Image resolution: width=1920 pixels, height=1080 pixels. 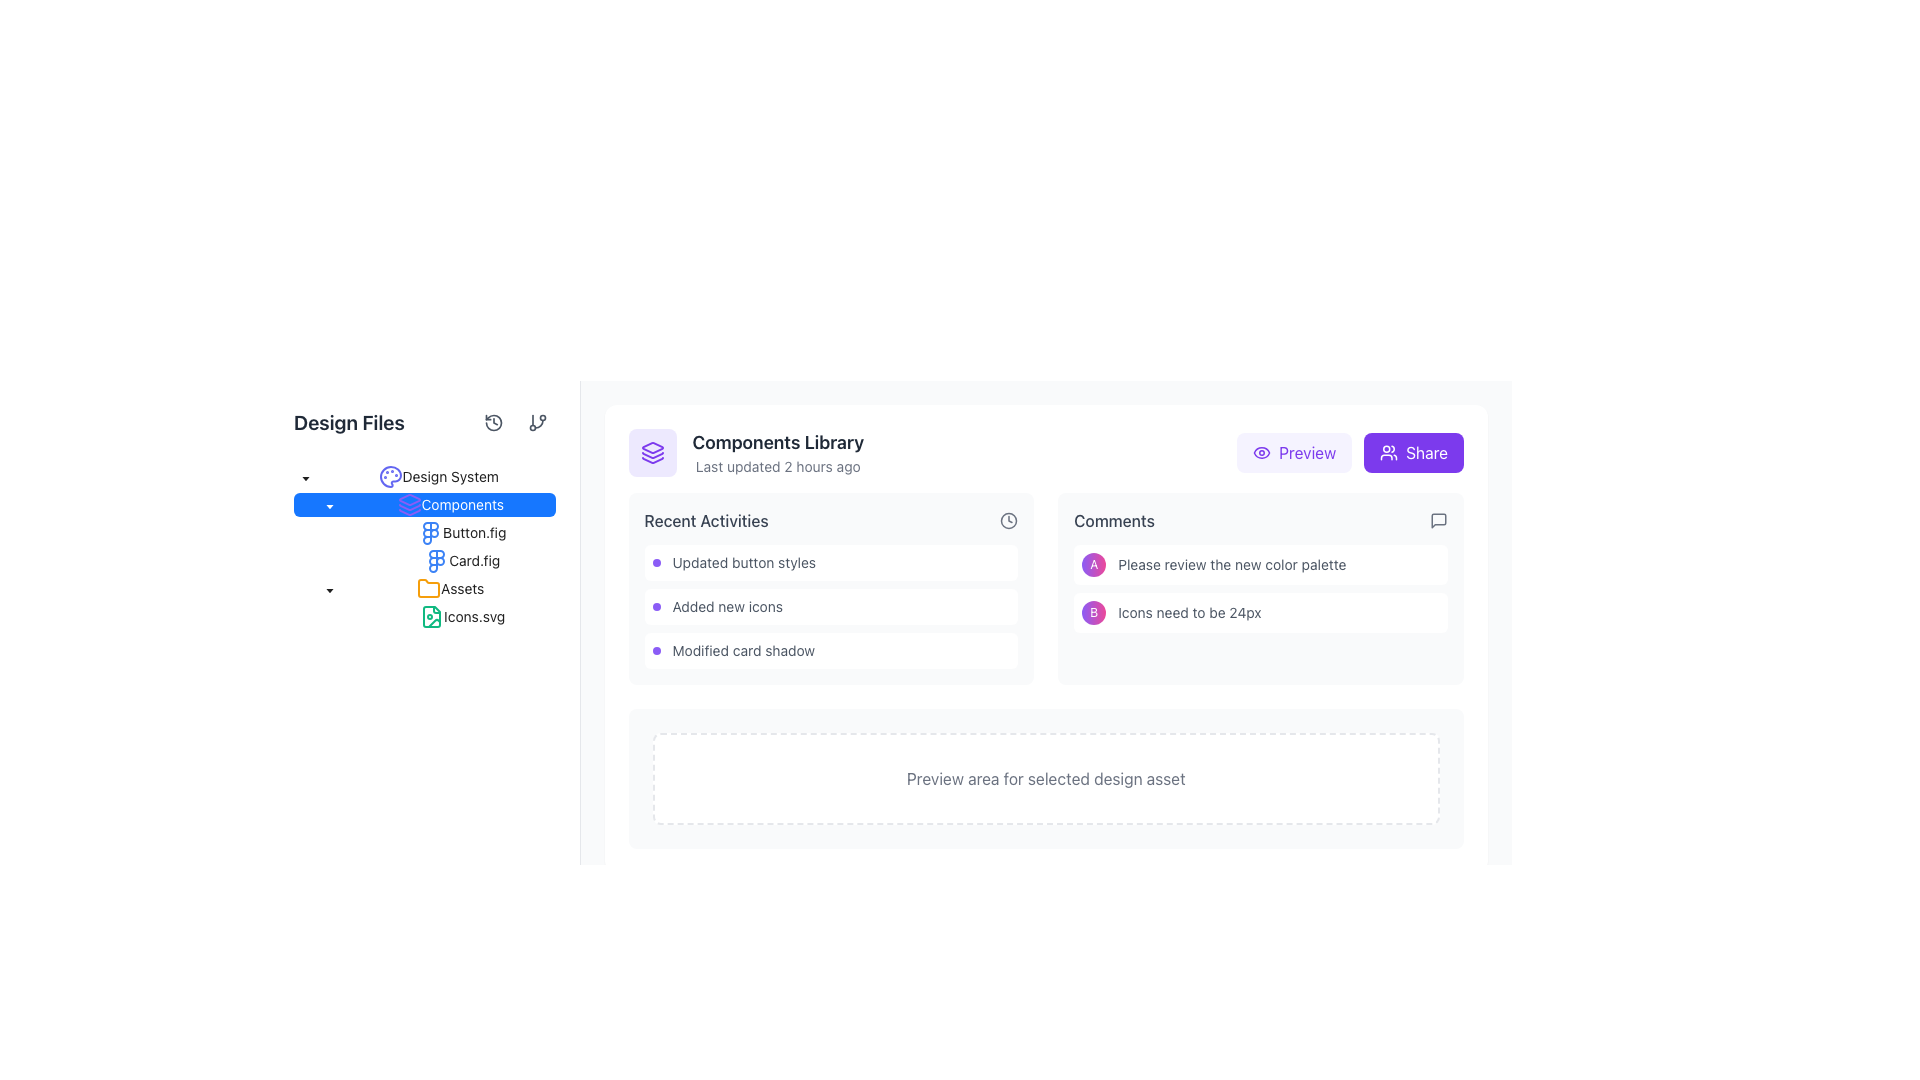 I want to click on the selectable item labeled 'Card.fig' located, so click(x=461, y=560).